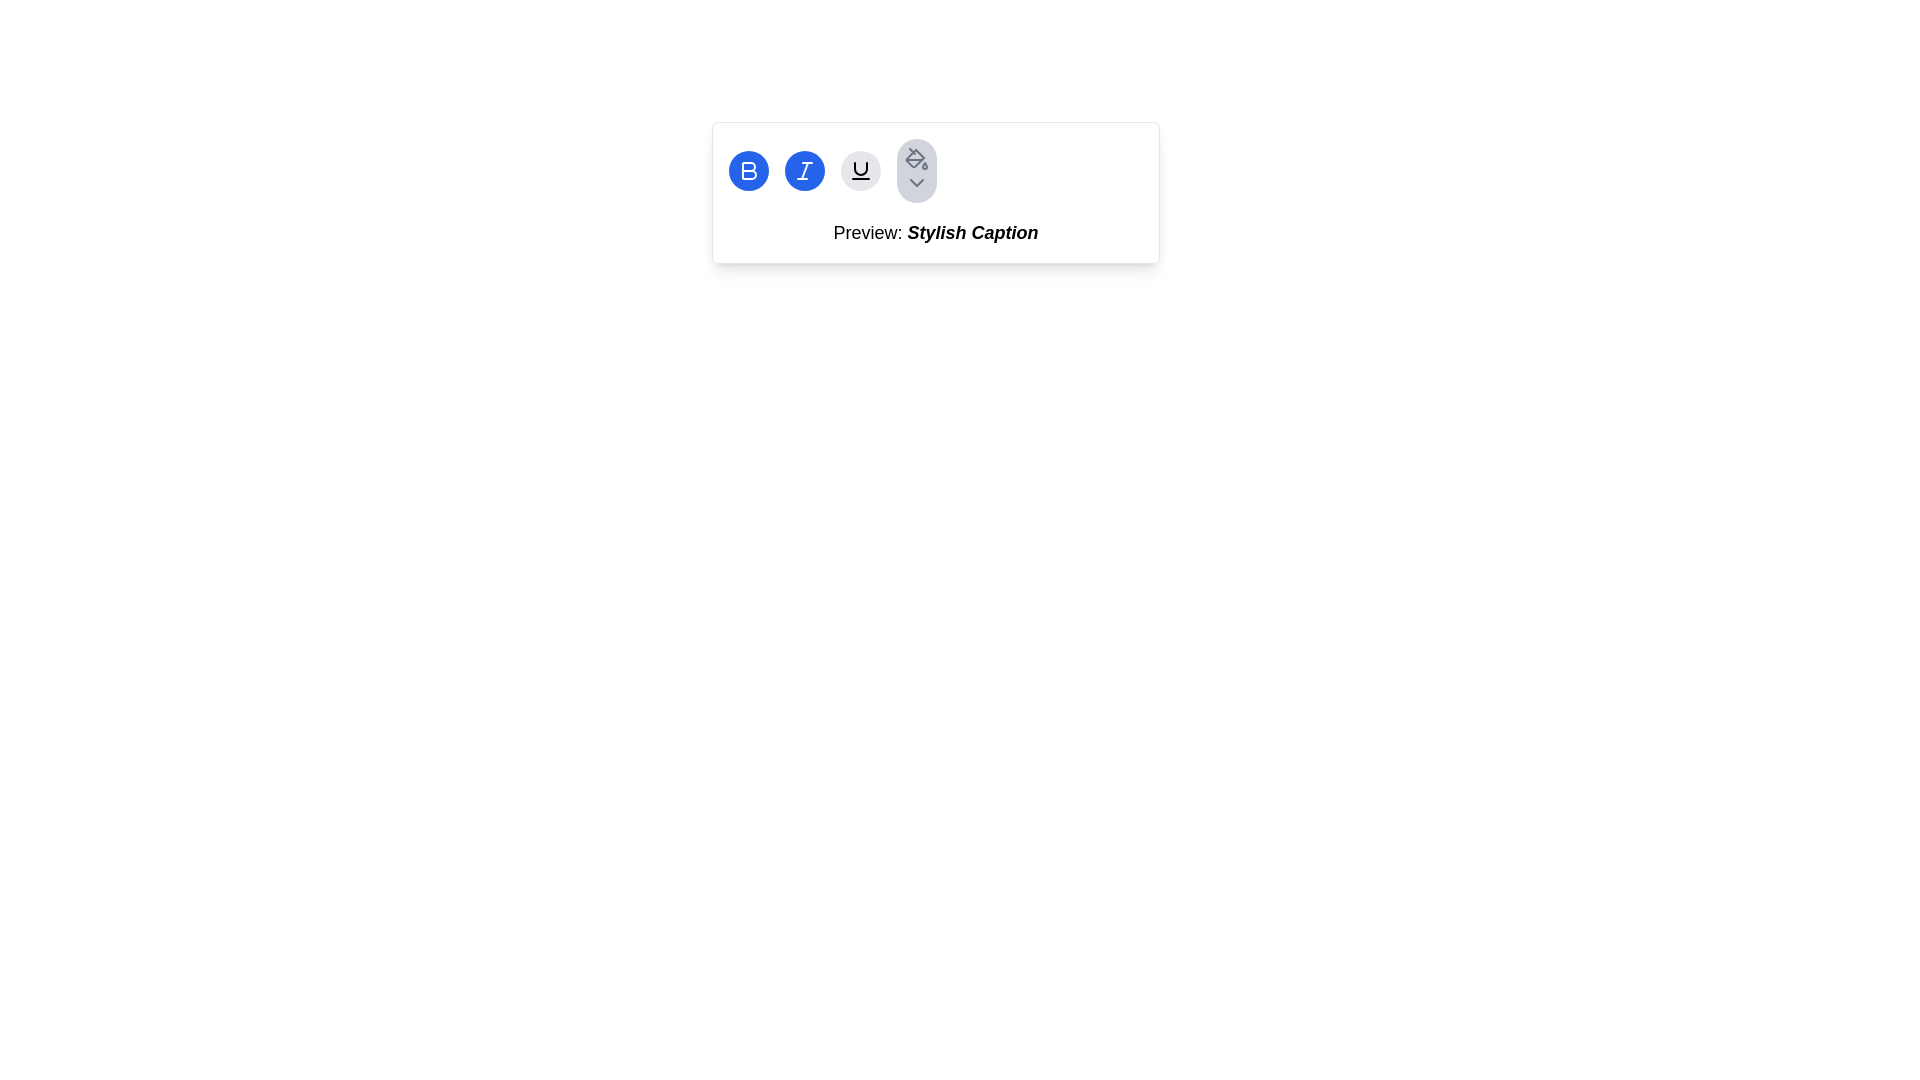  I want to click on the italicized 'I' icon button with a blue background, so click(805, 169).